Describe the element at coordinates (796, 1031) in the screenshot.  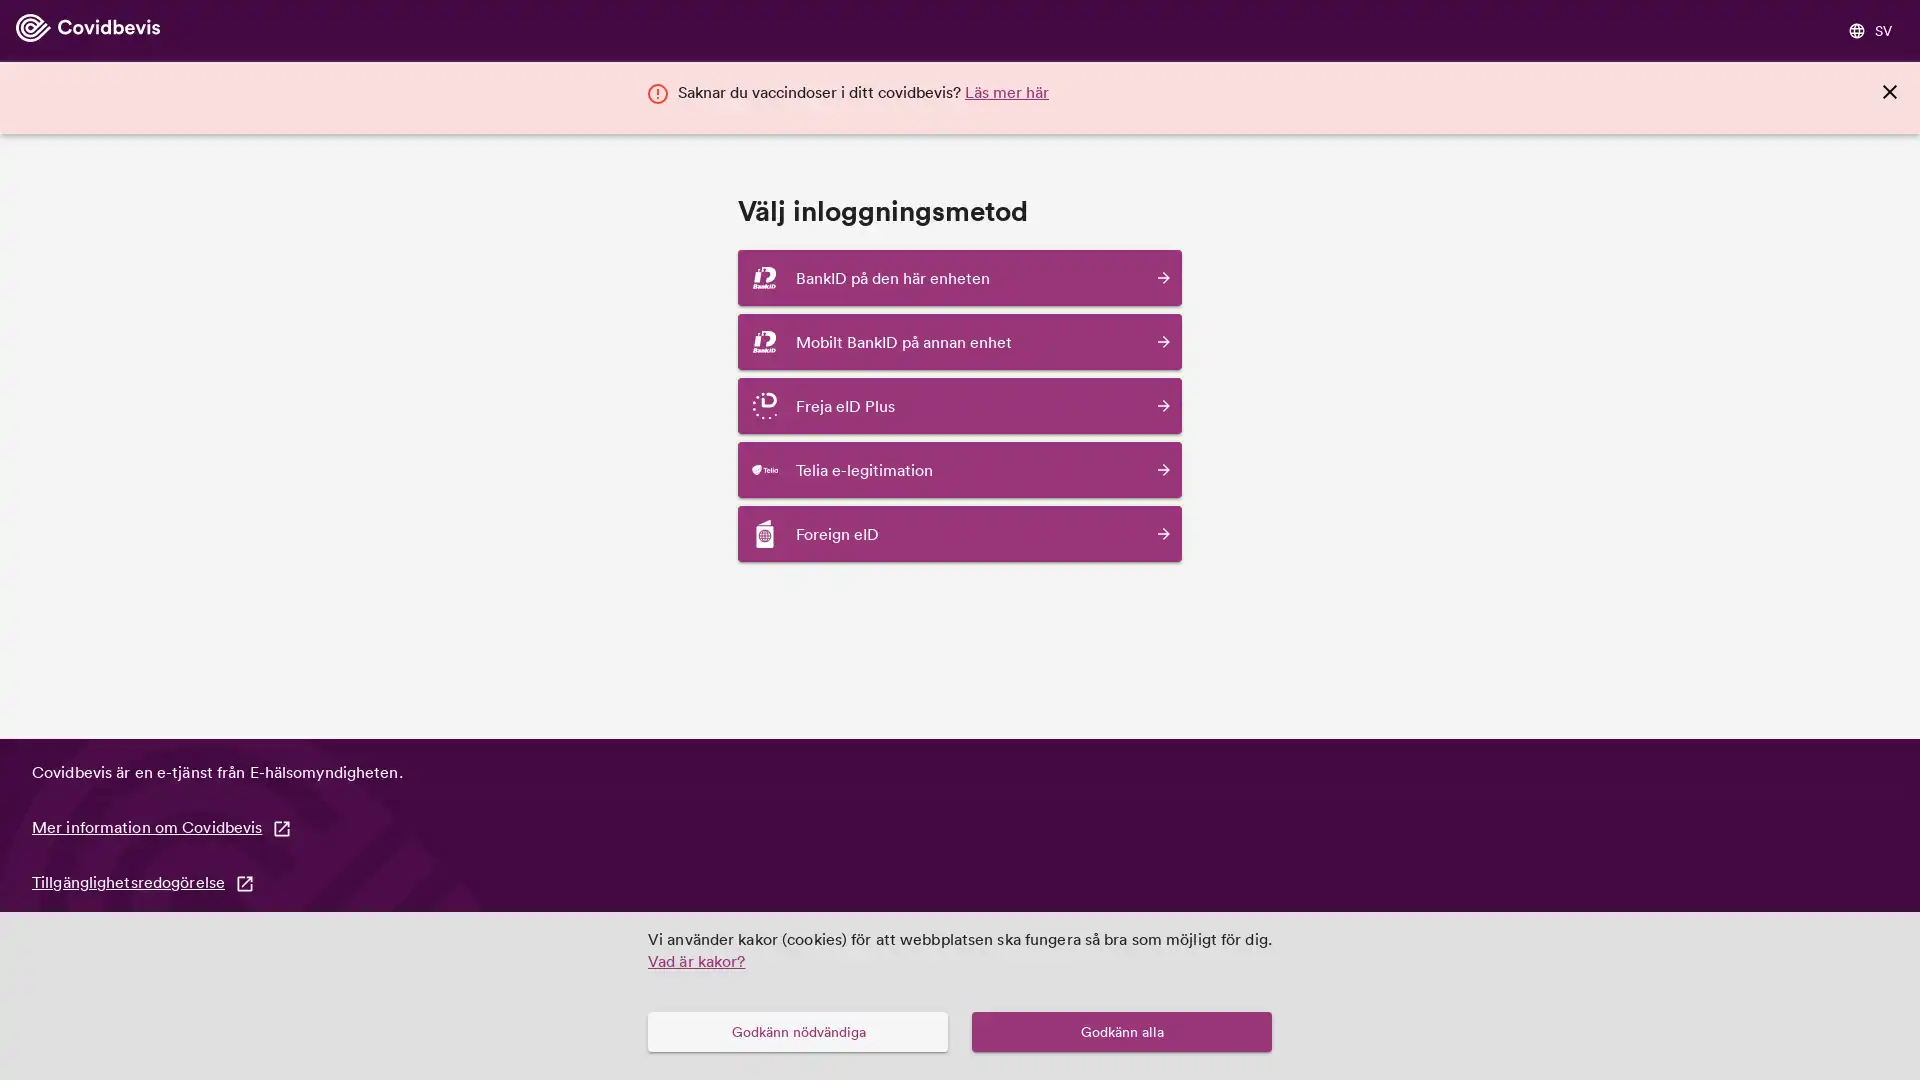
I see `Godkann nodvandiga` at that location.